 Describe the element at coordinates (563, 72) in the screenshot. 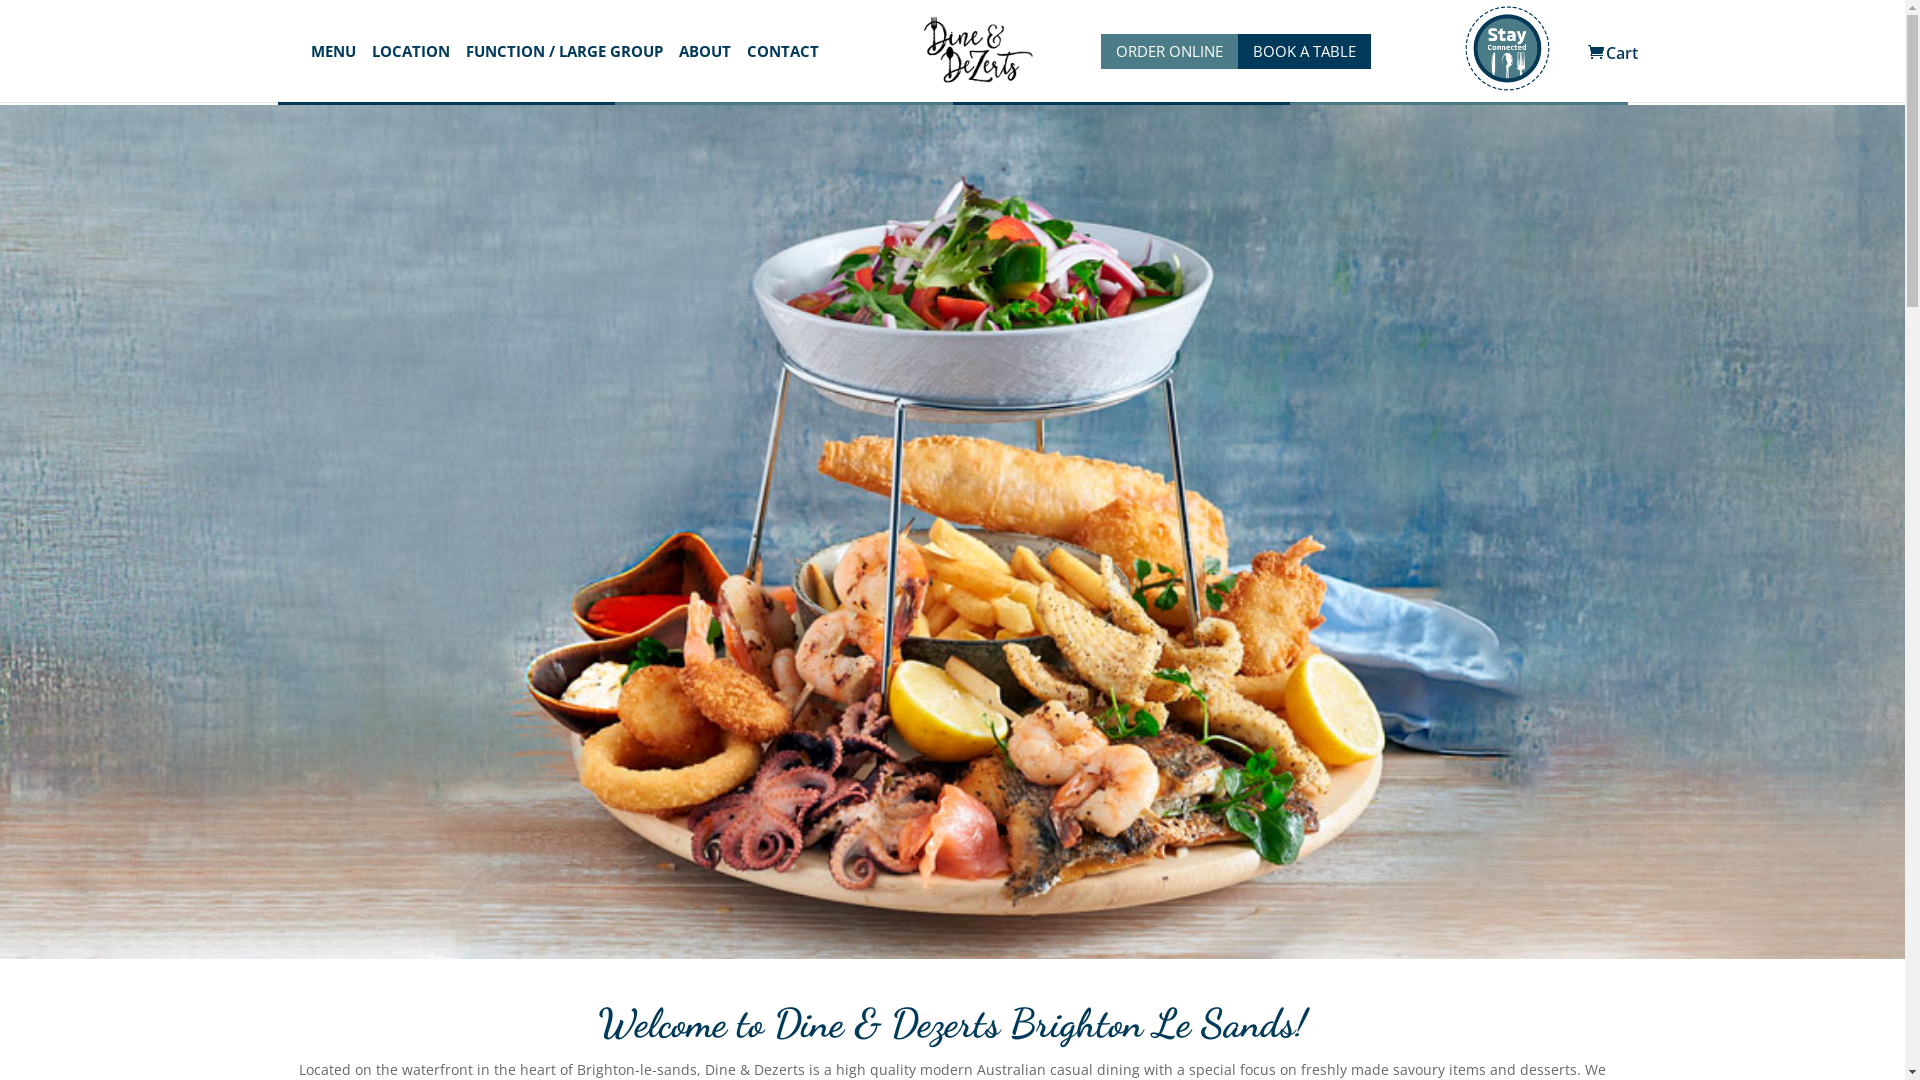

I see `'FUNCTION / LARGE GROUP'` at that location.